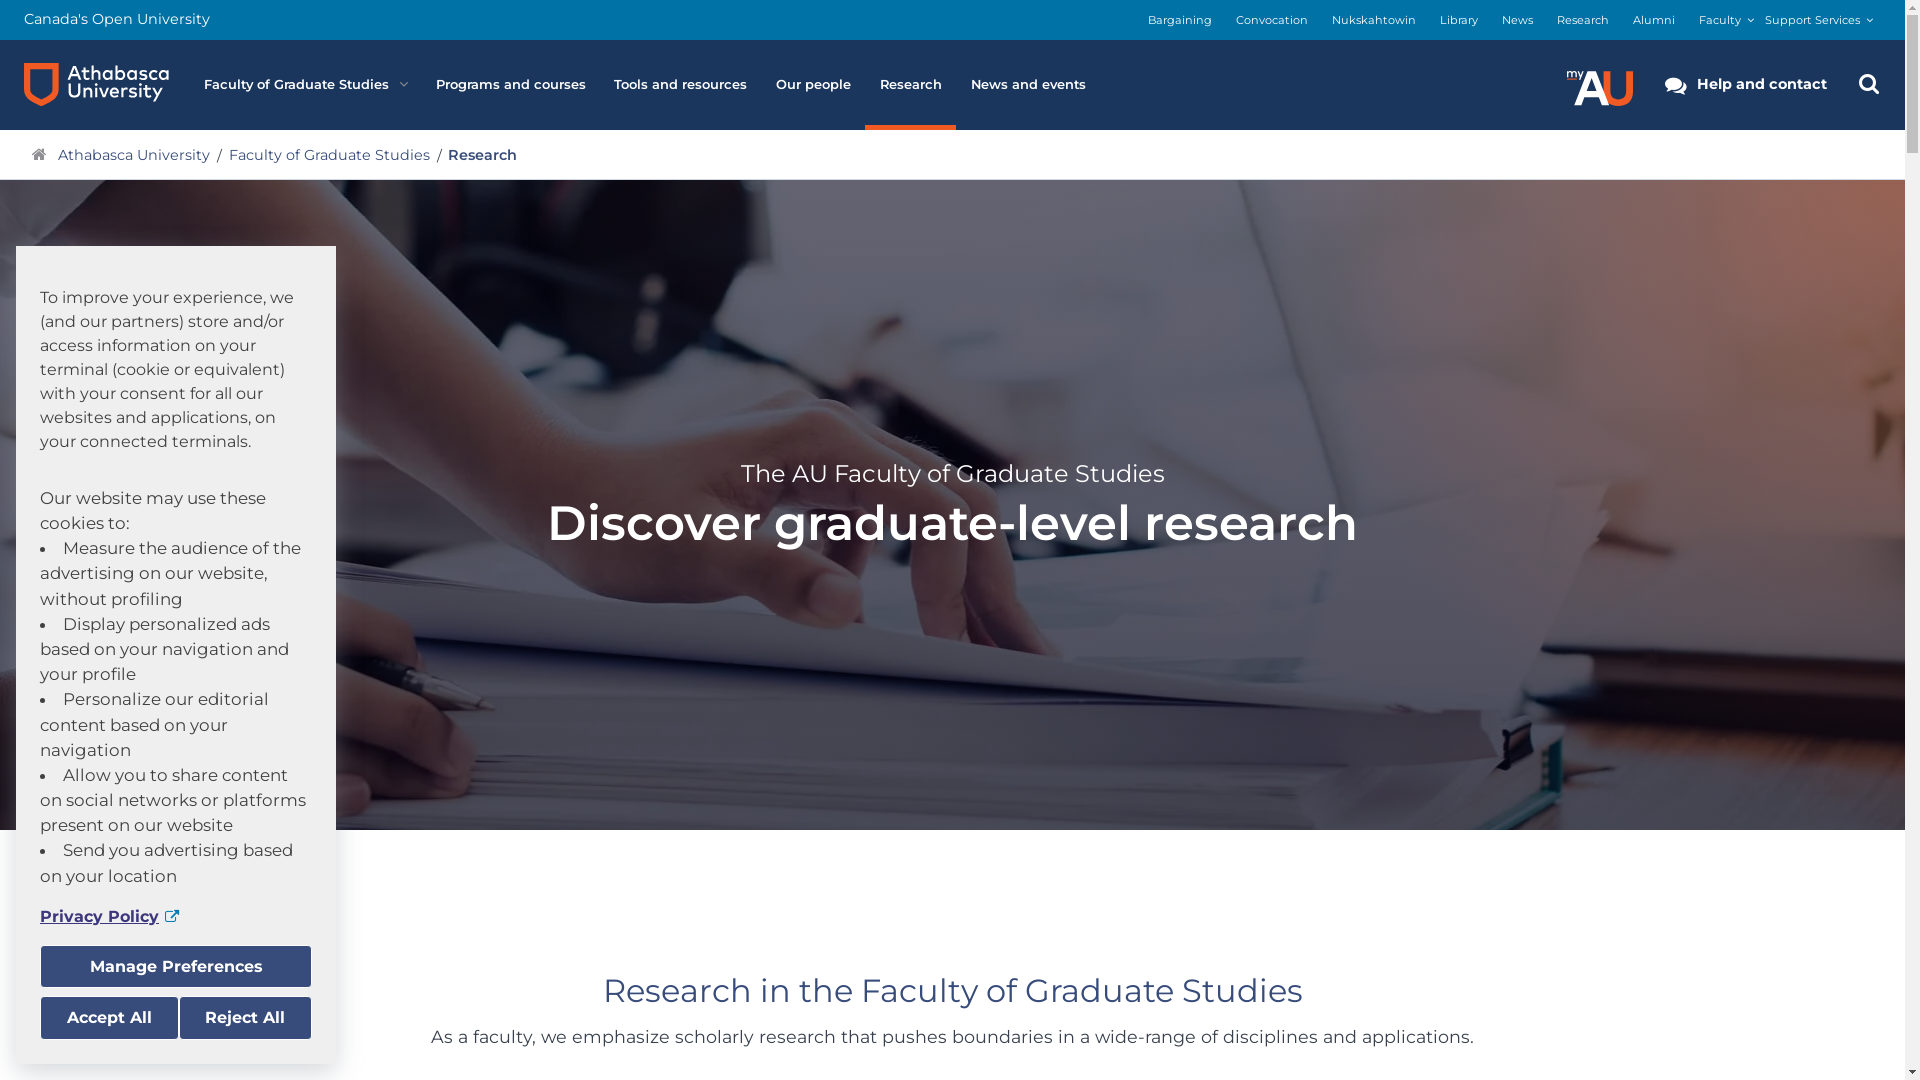 The width and height of the screenshot is (1920, 1080). Describe the element at coordinates (1745, 83) in the screenshot. I see `'Help and contact'` at that location.